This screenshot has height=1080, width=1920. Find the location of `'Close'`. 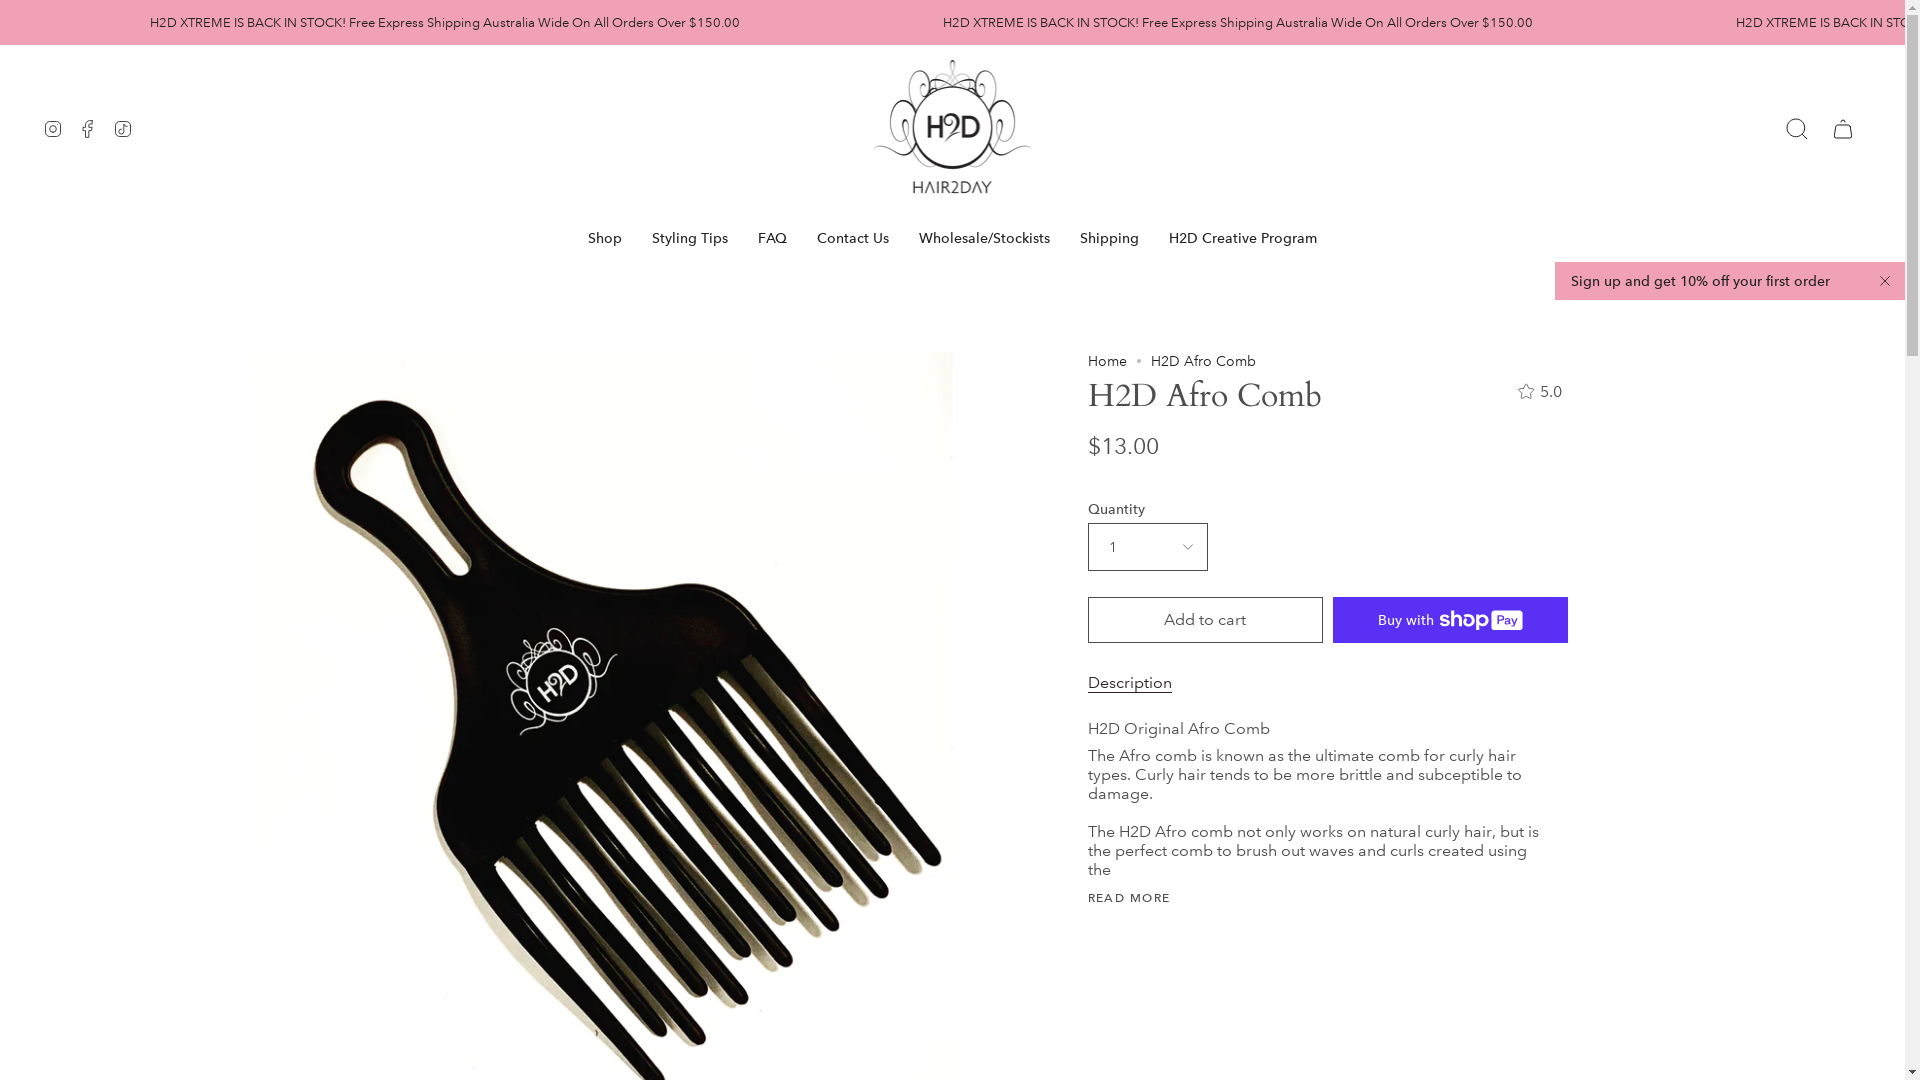

'Close' is located at coordinates (1884, 281).